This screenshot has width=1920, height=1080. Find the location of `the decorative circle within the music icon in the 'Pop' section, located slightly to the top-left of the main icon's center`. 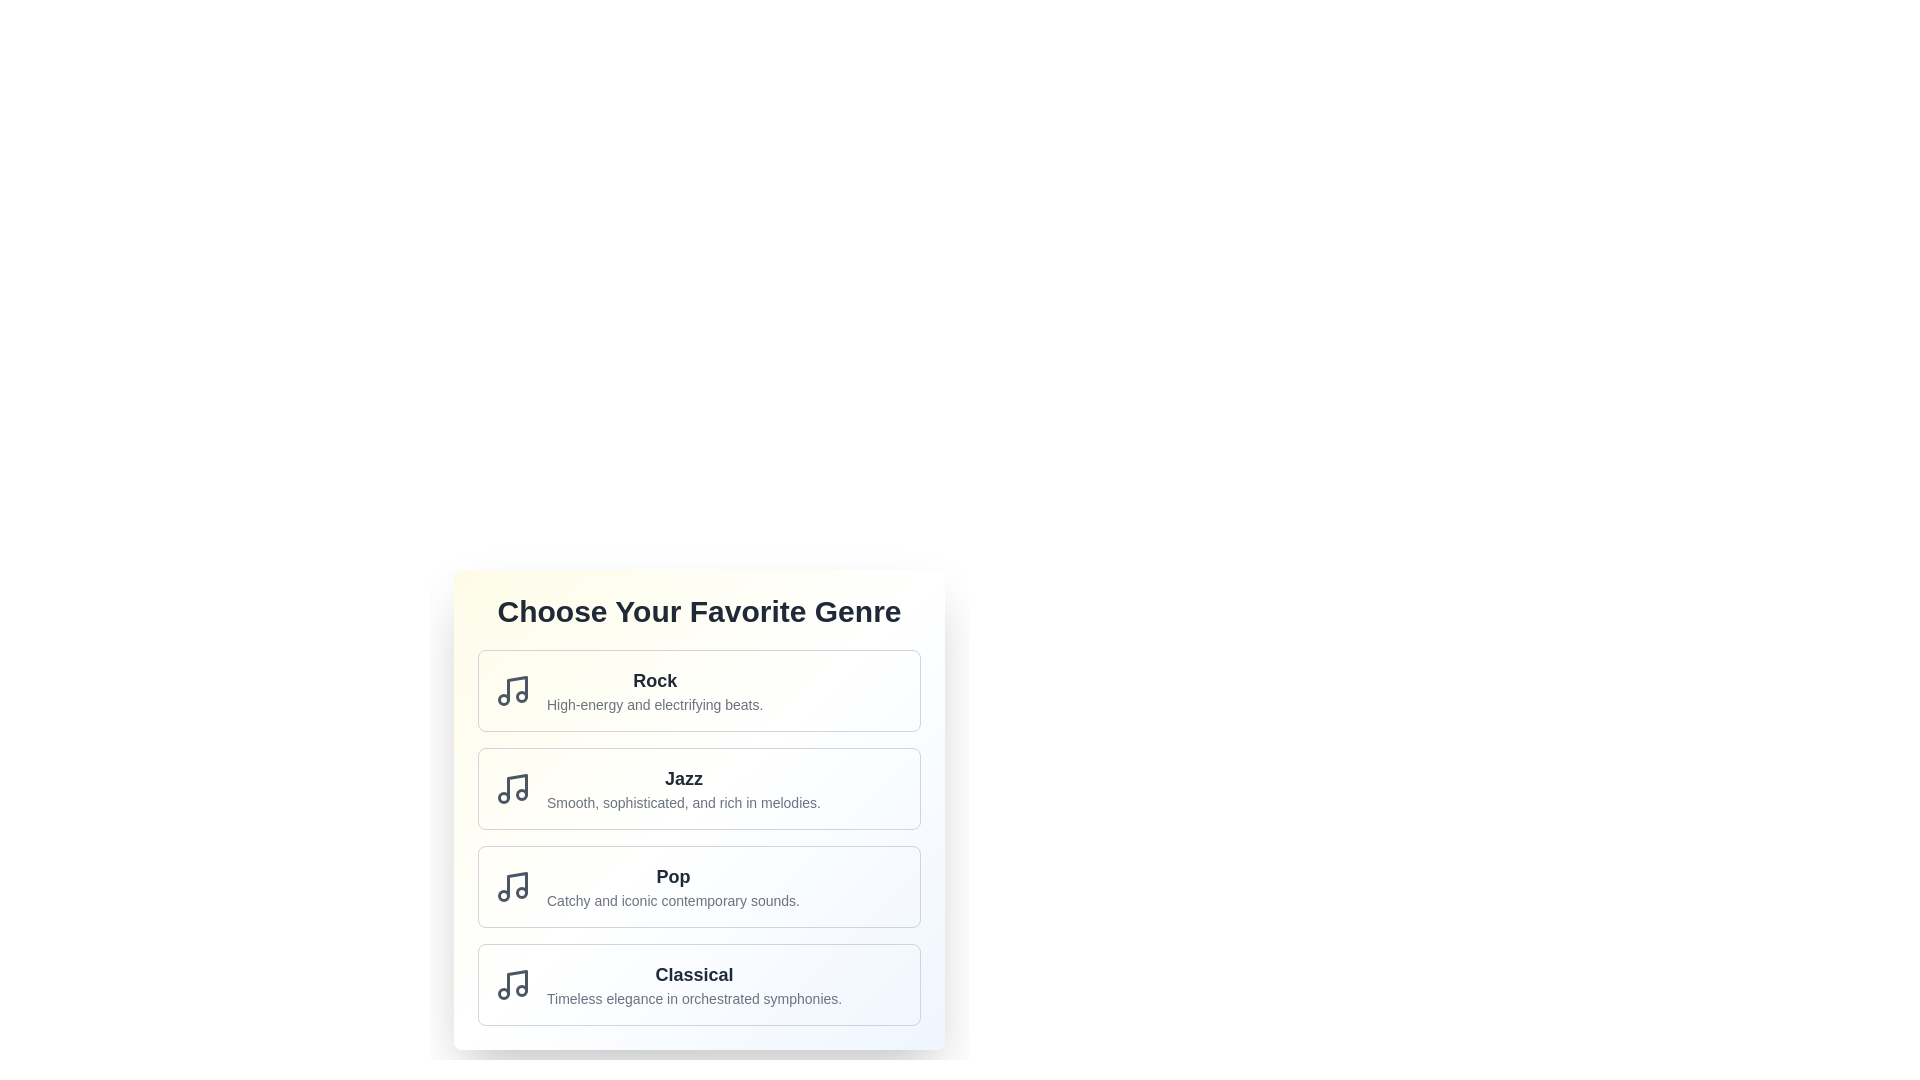

the decorative circle within the music icon in the 'Pop' section, located slightly to the top-left of the main icon's center is located at coordinates (522, 892).